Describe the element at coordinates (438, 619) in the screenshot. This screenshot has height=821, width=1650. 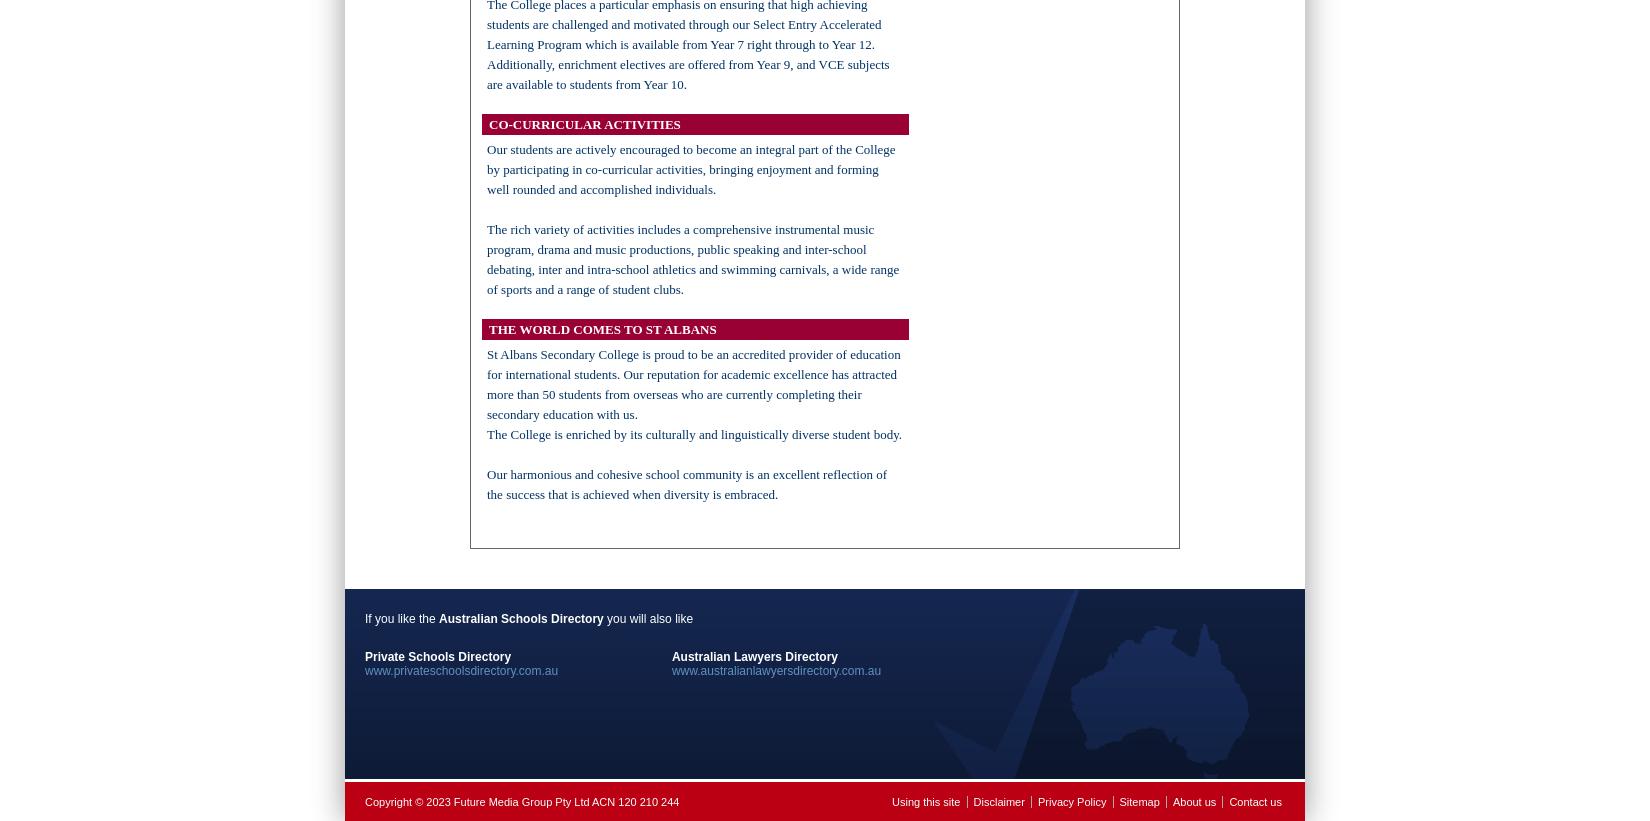
I see `'Australian Schools Directory'` at that location.